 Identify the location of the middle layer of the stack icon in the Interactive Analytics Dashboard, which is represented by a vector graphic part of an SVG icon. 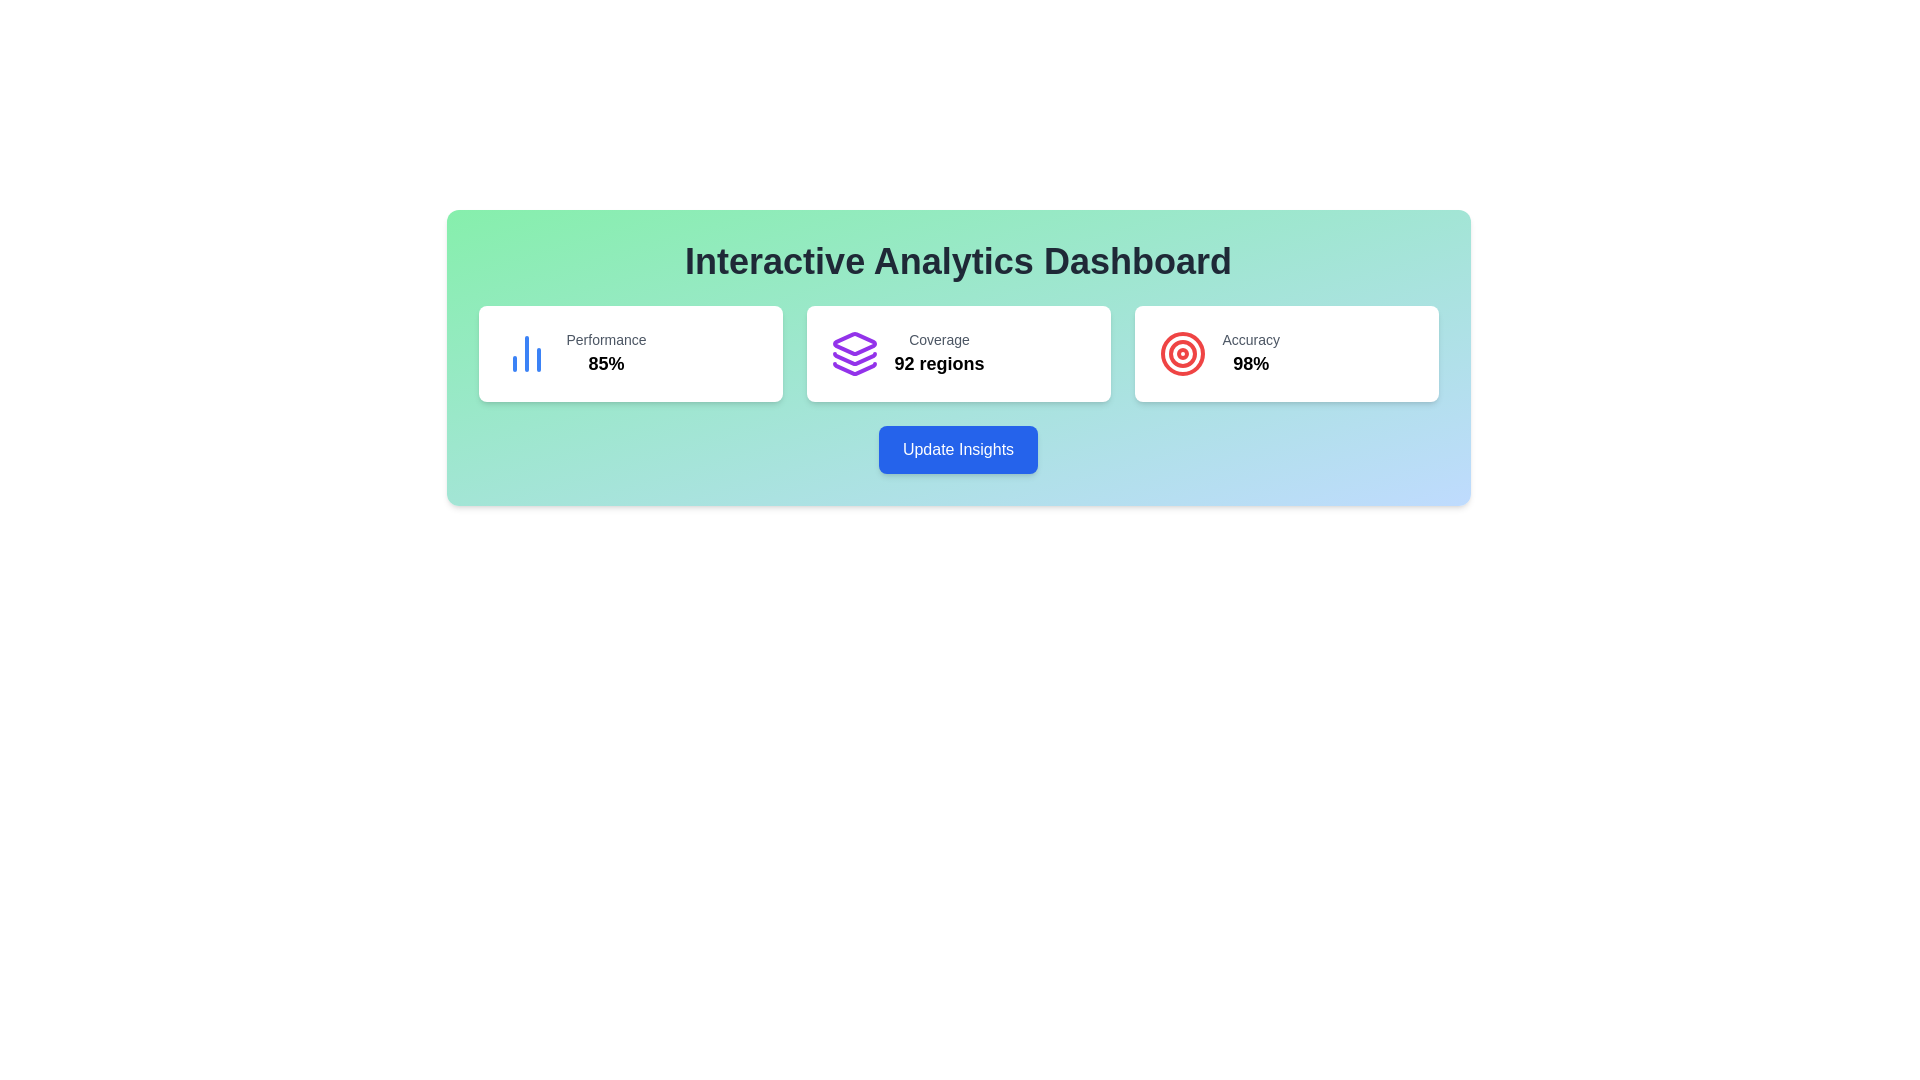
(854, 357).